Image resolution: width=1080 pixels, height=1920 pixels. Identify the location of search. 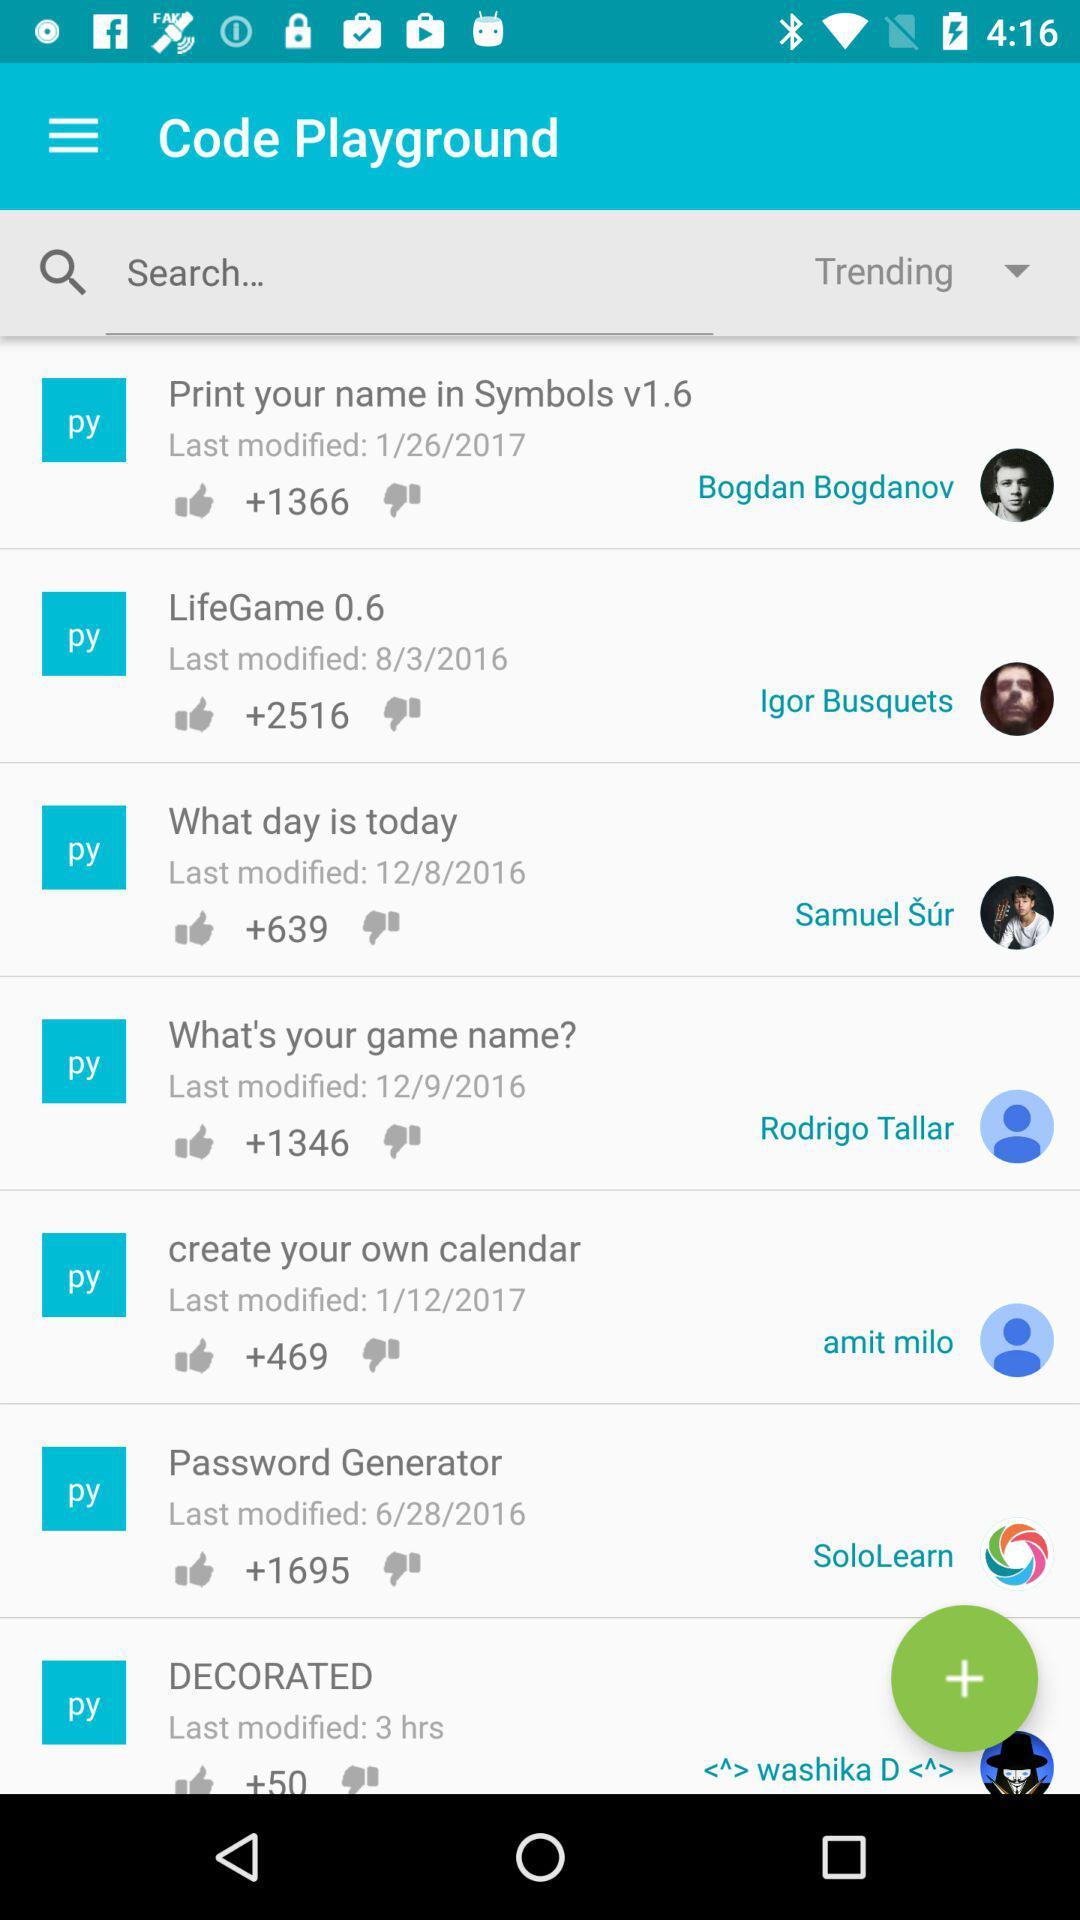
(408, 270).